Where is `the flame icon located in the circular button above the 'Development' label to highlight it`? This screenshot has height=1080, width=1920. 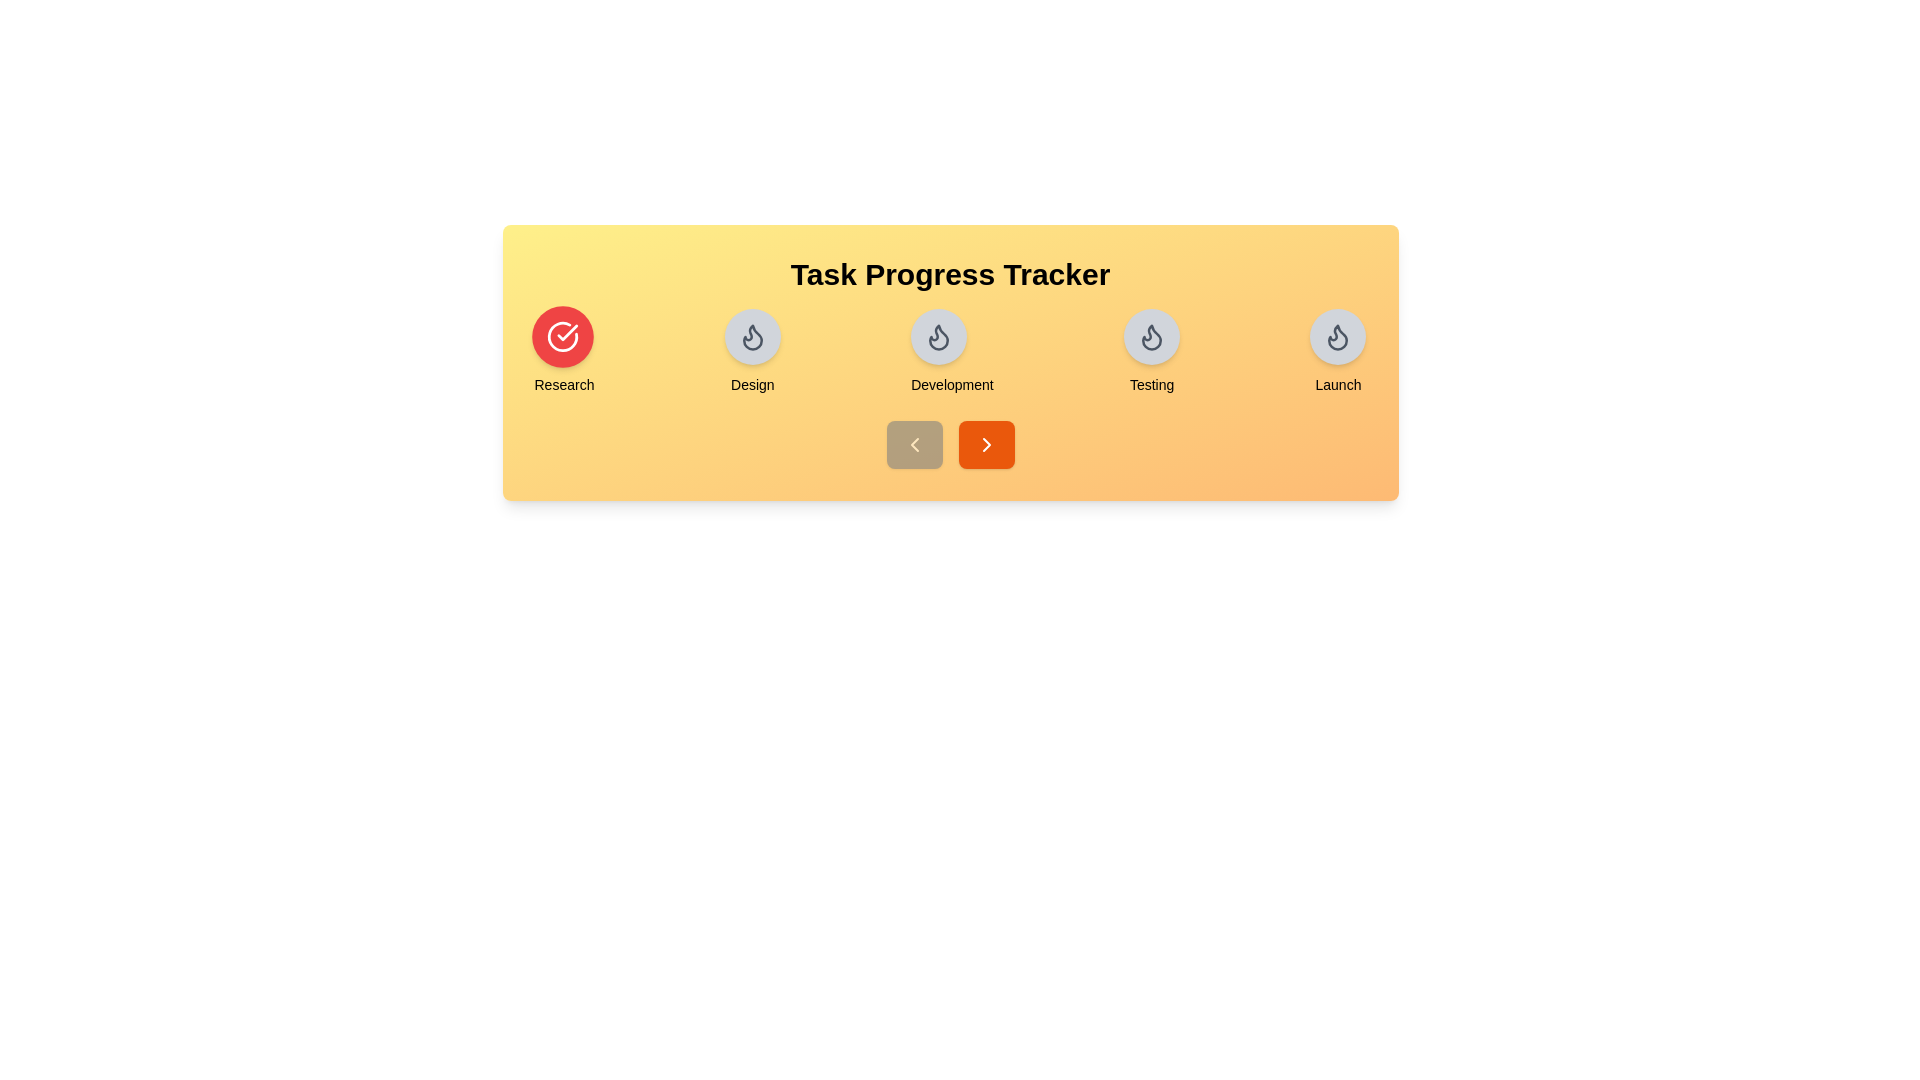 the flame icon located in the circular button above the 'Development' label to highlight it is located at coordinates (938, 335).